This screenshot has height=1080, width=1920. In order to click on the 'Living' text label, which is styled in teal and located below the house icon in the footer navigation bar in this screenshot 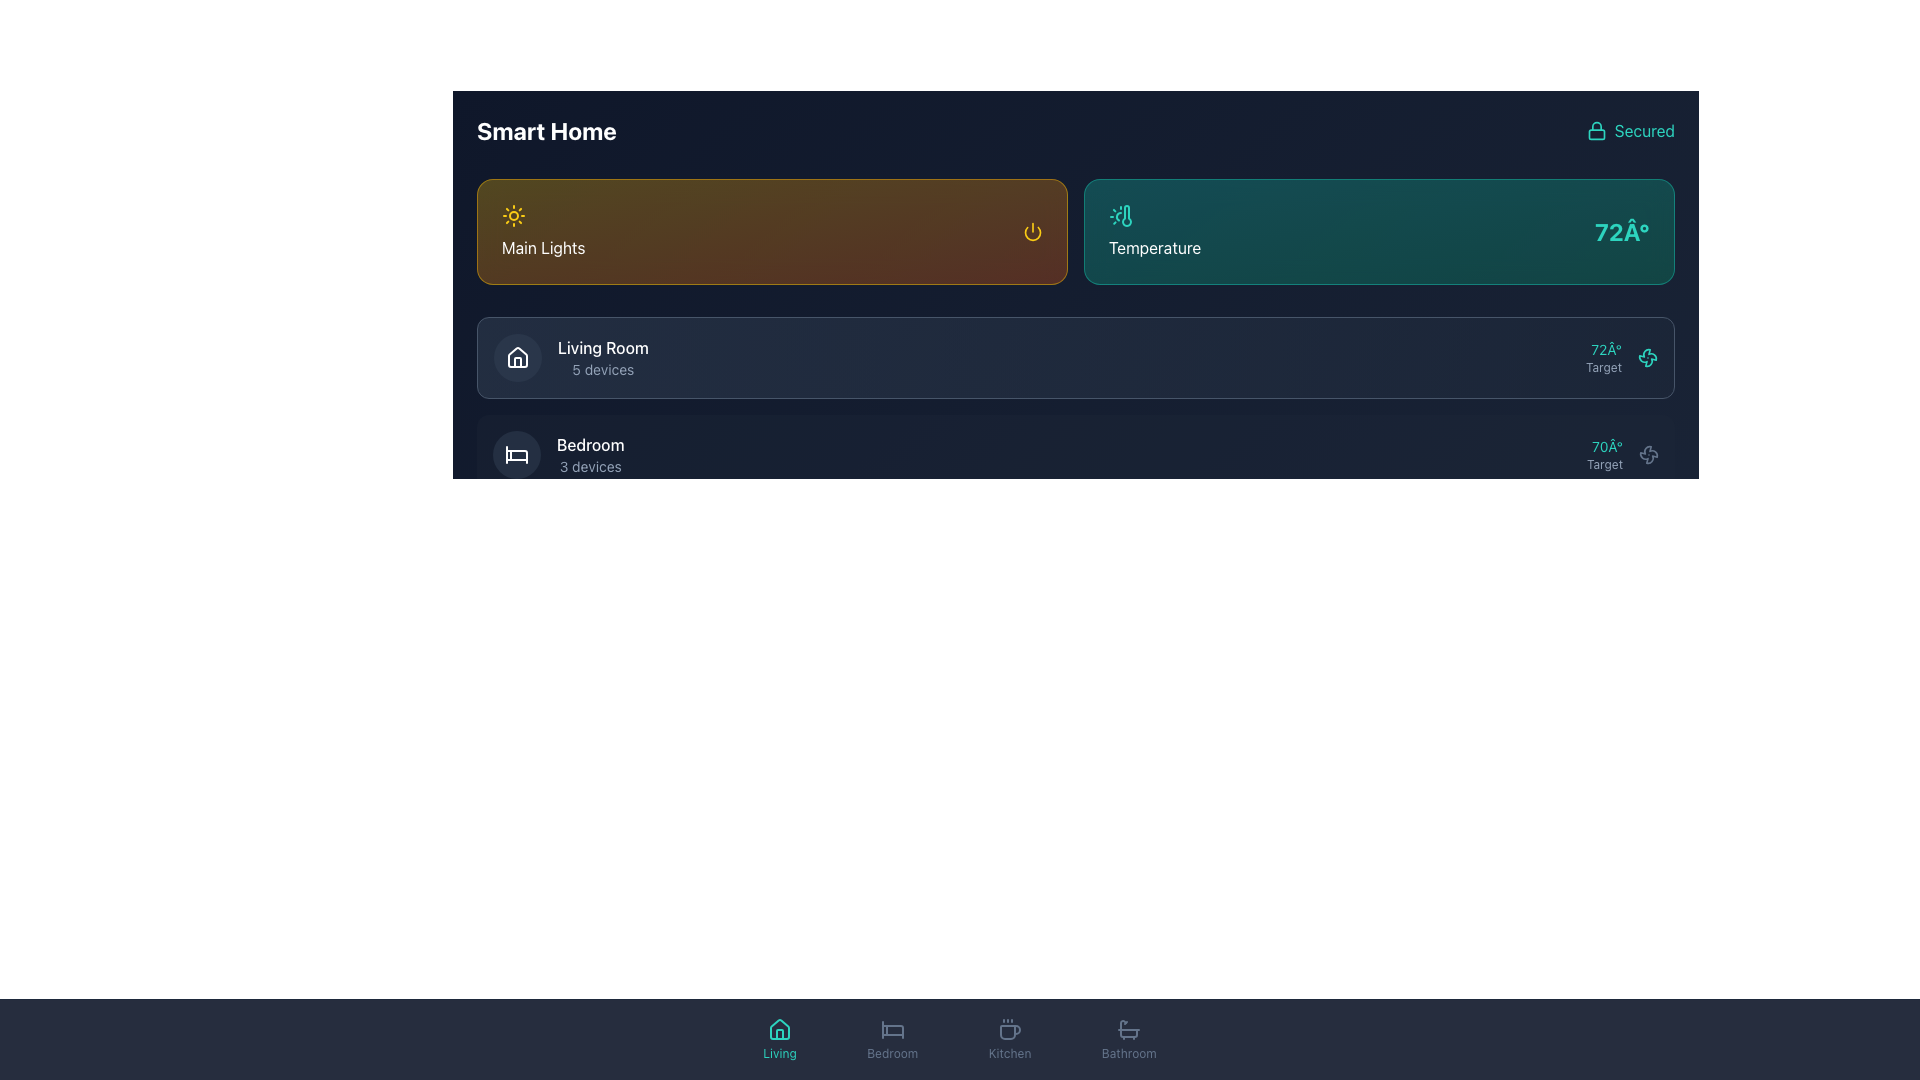, I will do `click(778, 1052)`.